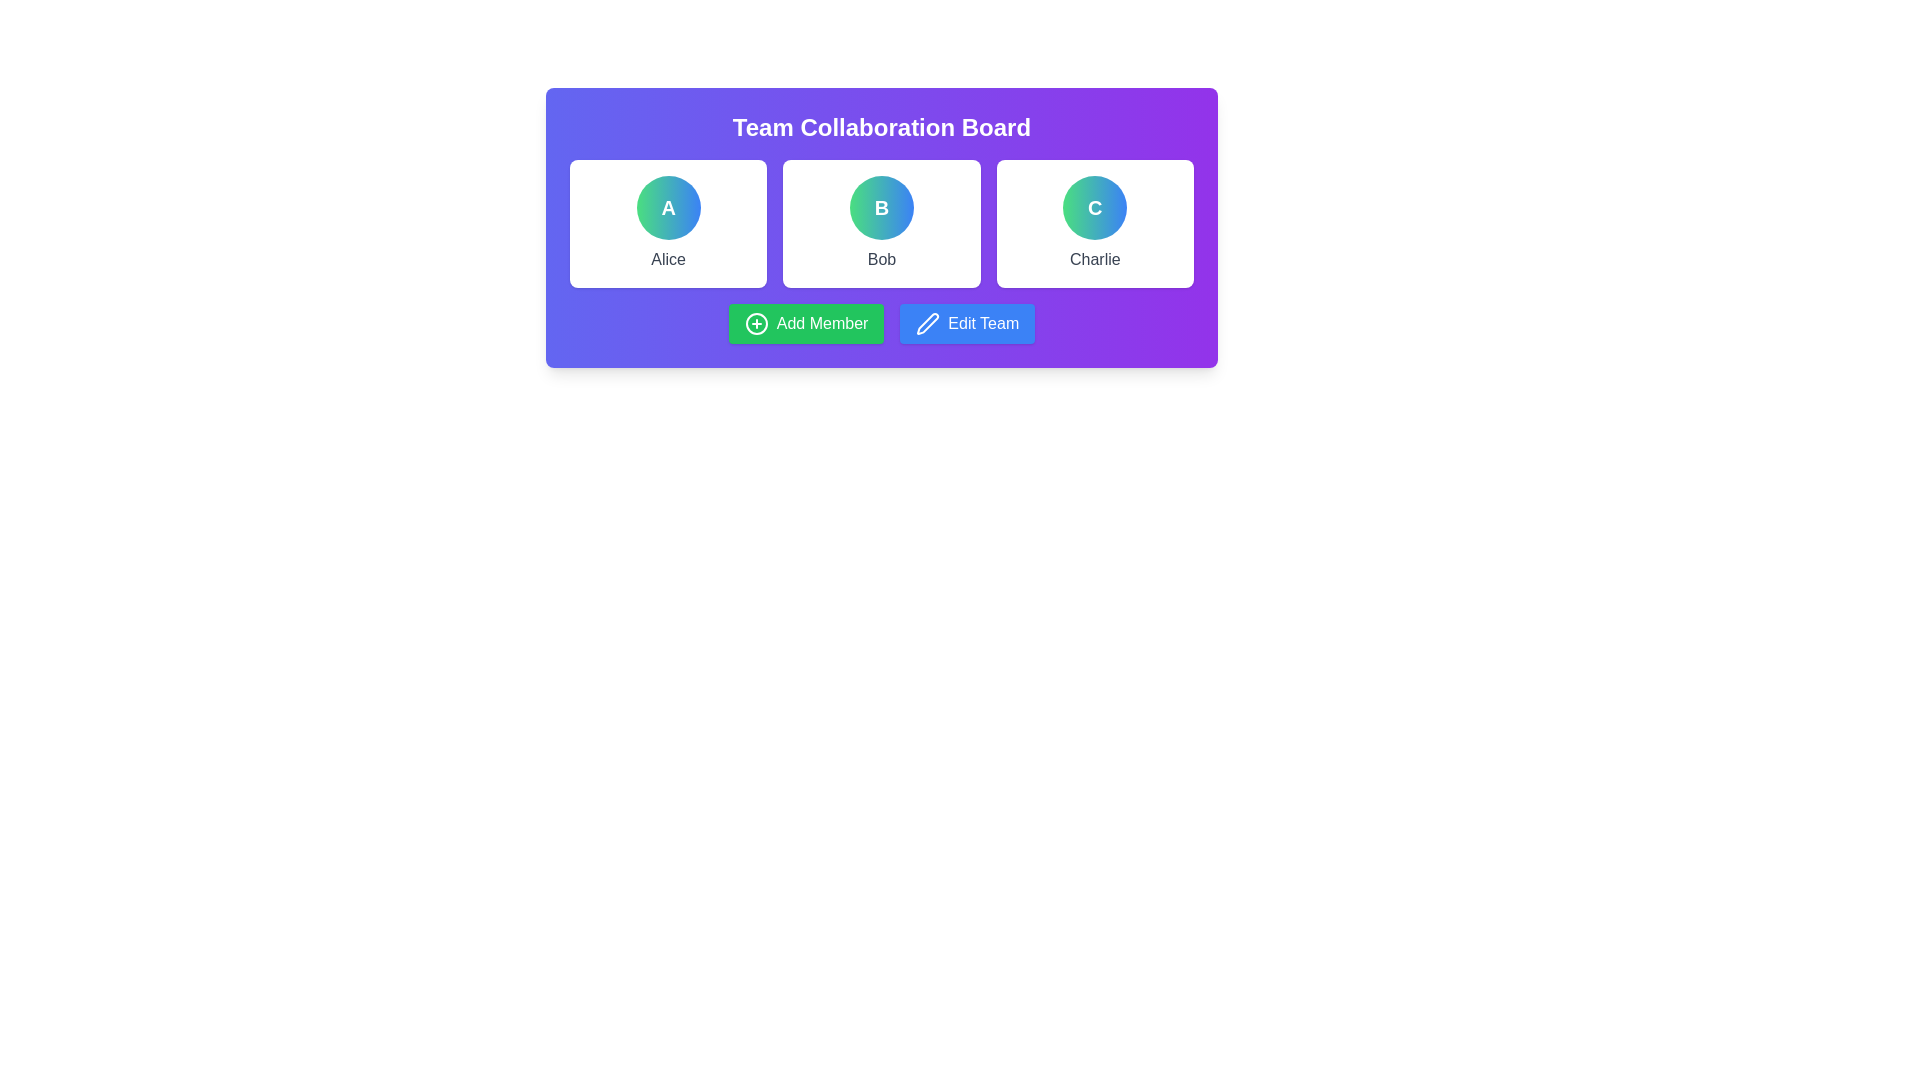 The image size is (1920, 1080). What do you see at coordinates (806, 323) in the screenshot?
I see `the green 'Add Member' button with a plus icon to initiate the add member functionality` at bounding box center [806, 323].